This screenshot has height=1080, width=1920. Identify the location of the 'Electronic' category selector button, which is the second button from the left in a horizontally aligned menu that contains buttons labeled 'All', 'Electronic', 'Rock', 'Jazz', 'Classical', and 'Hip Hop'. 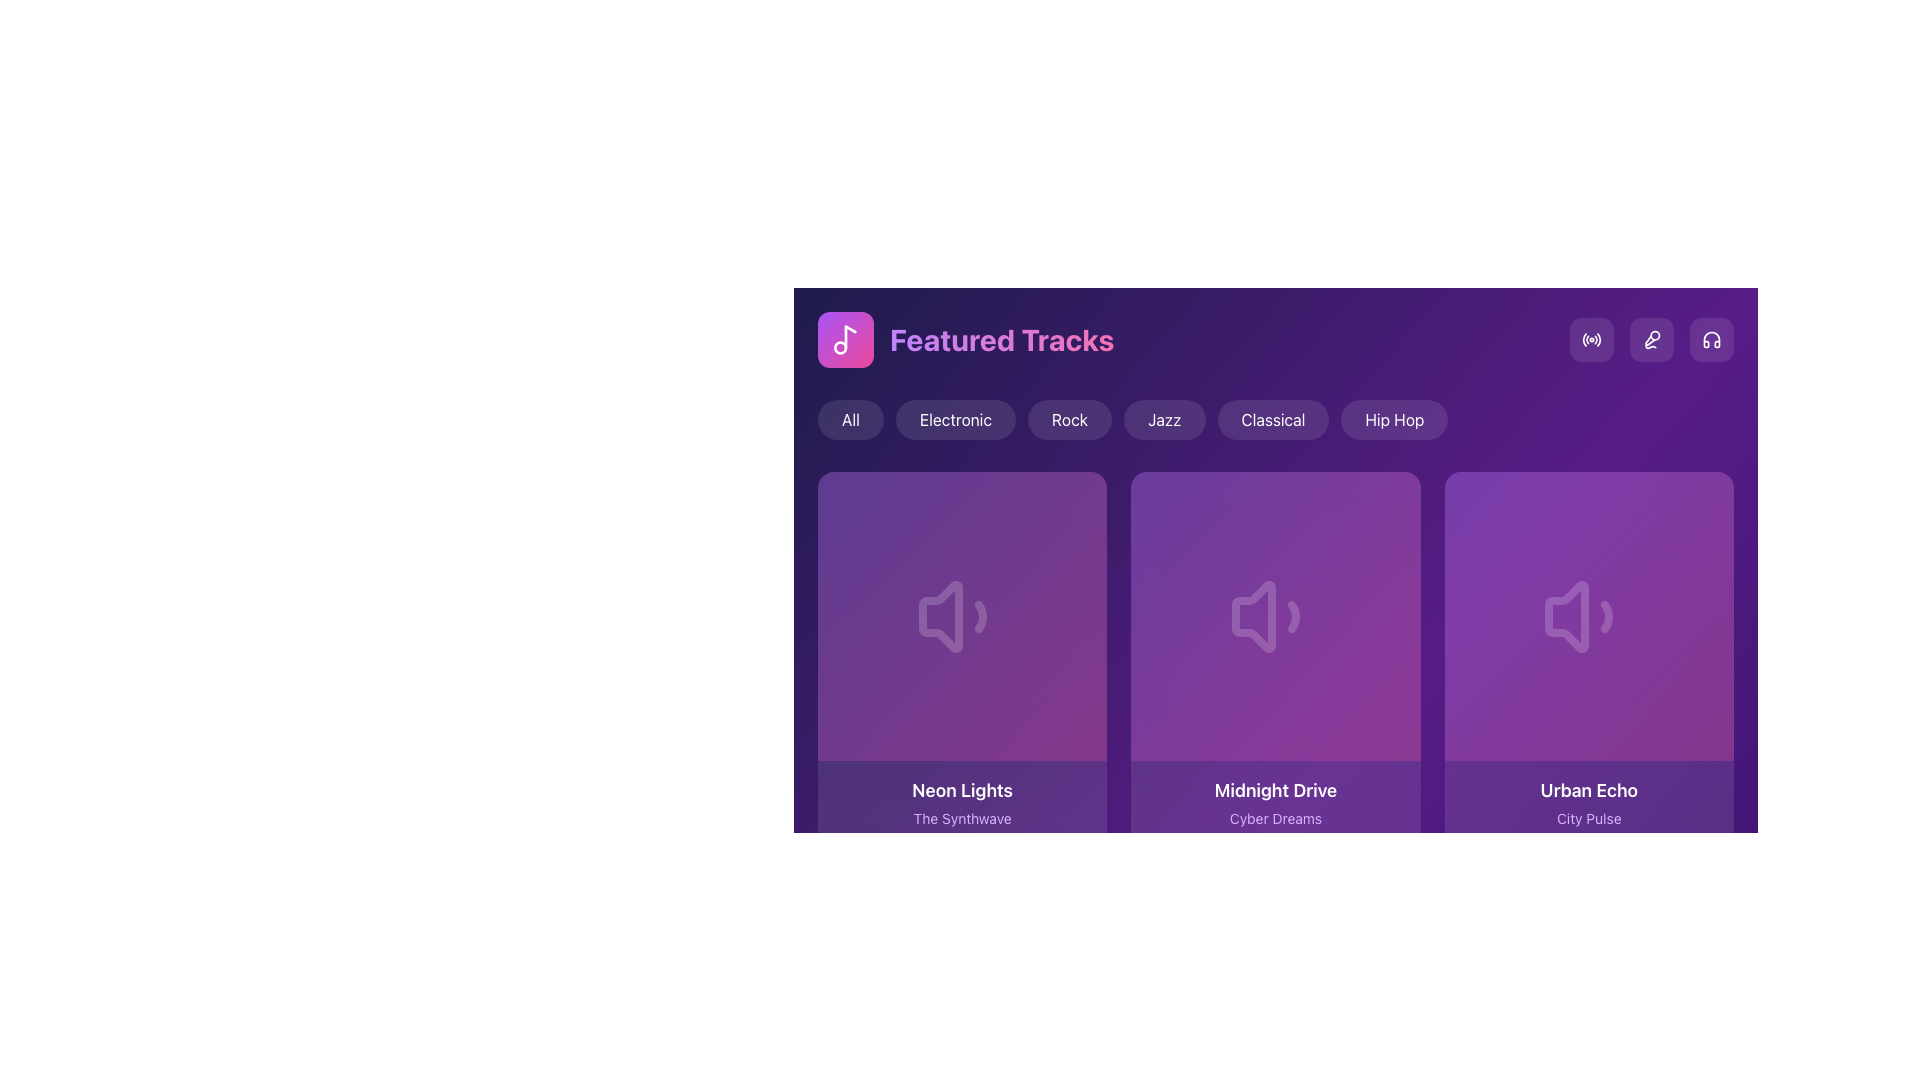
(954, 419).